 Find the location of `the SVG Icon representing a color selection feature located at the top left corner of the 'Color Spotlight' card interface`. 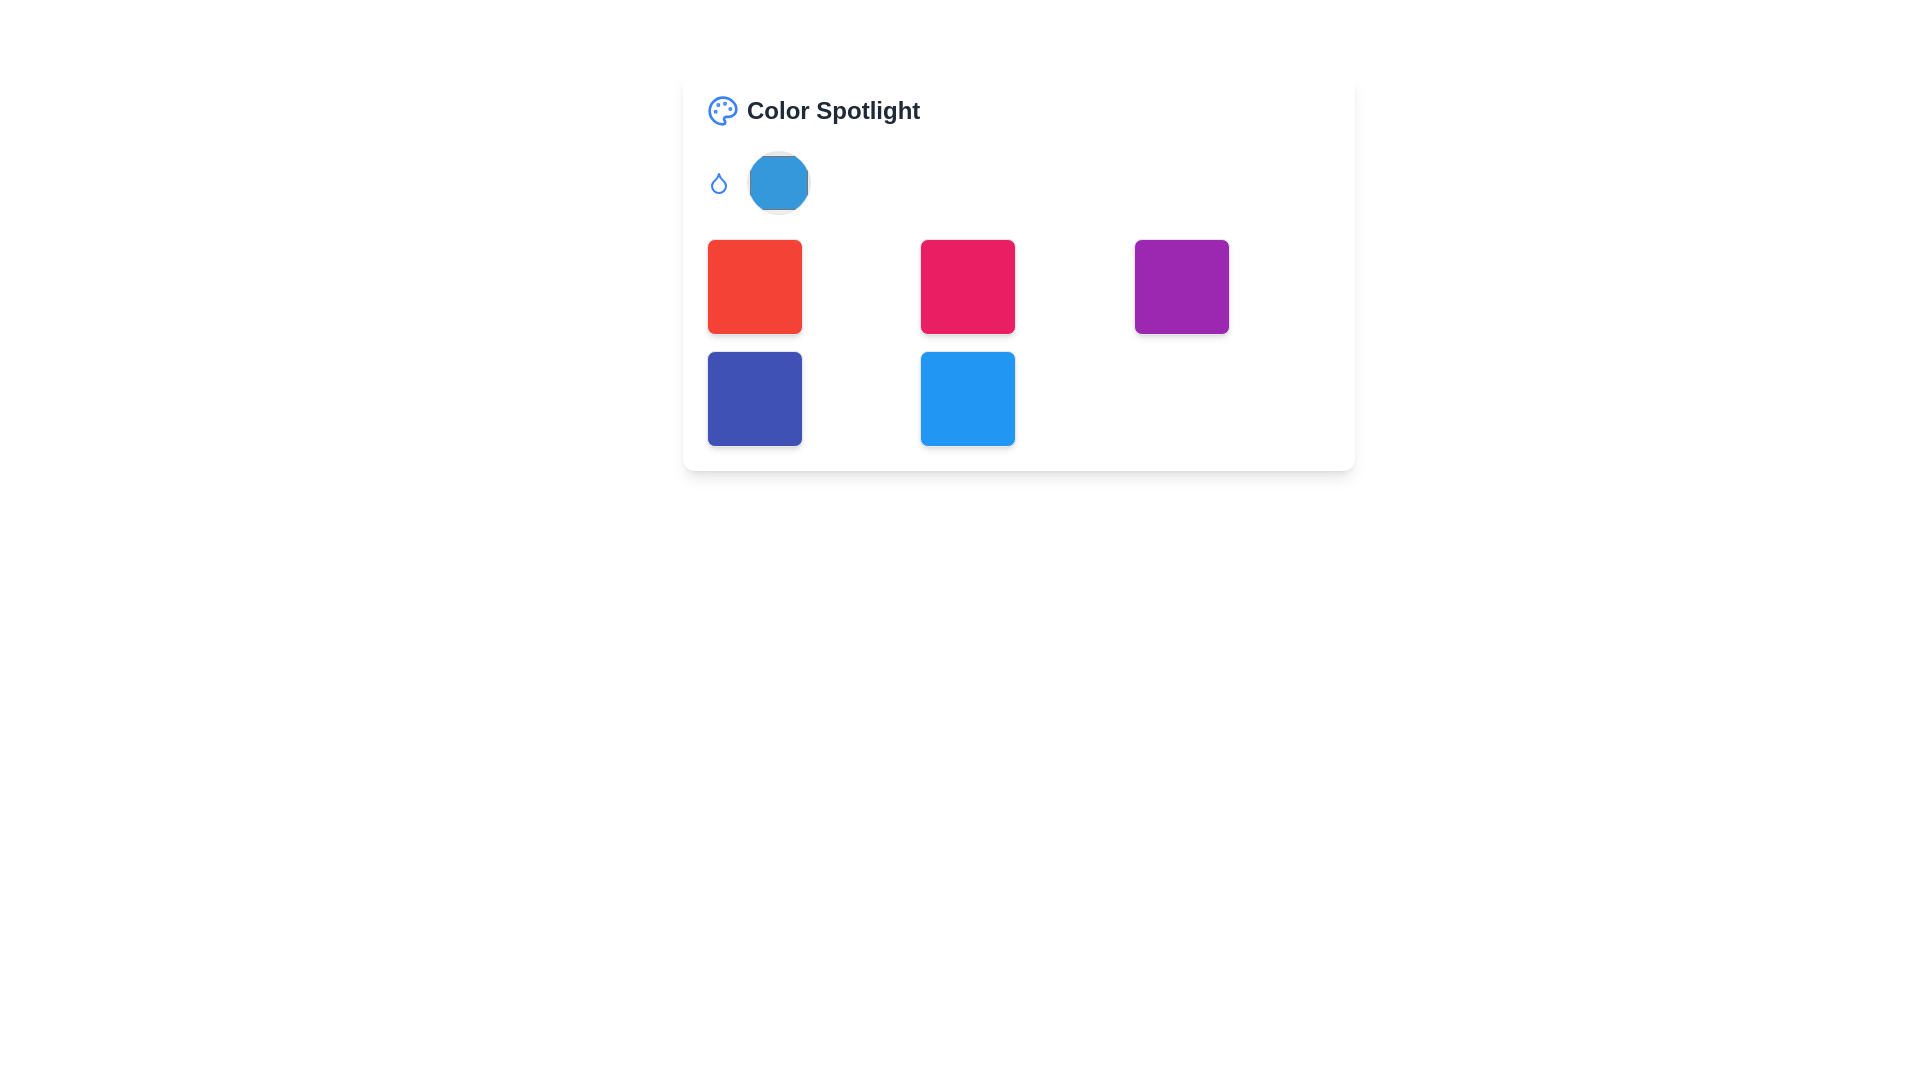

the SVG Icon representing a color selection feature located at the top left corner of the 'Color Spotlight' card interface is located at coordinates (722, 111).